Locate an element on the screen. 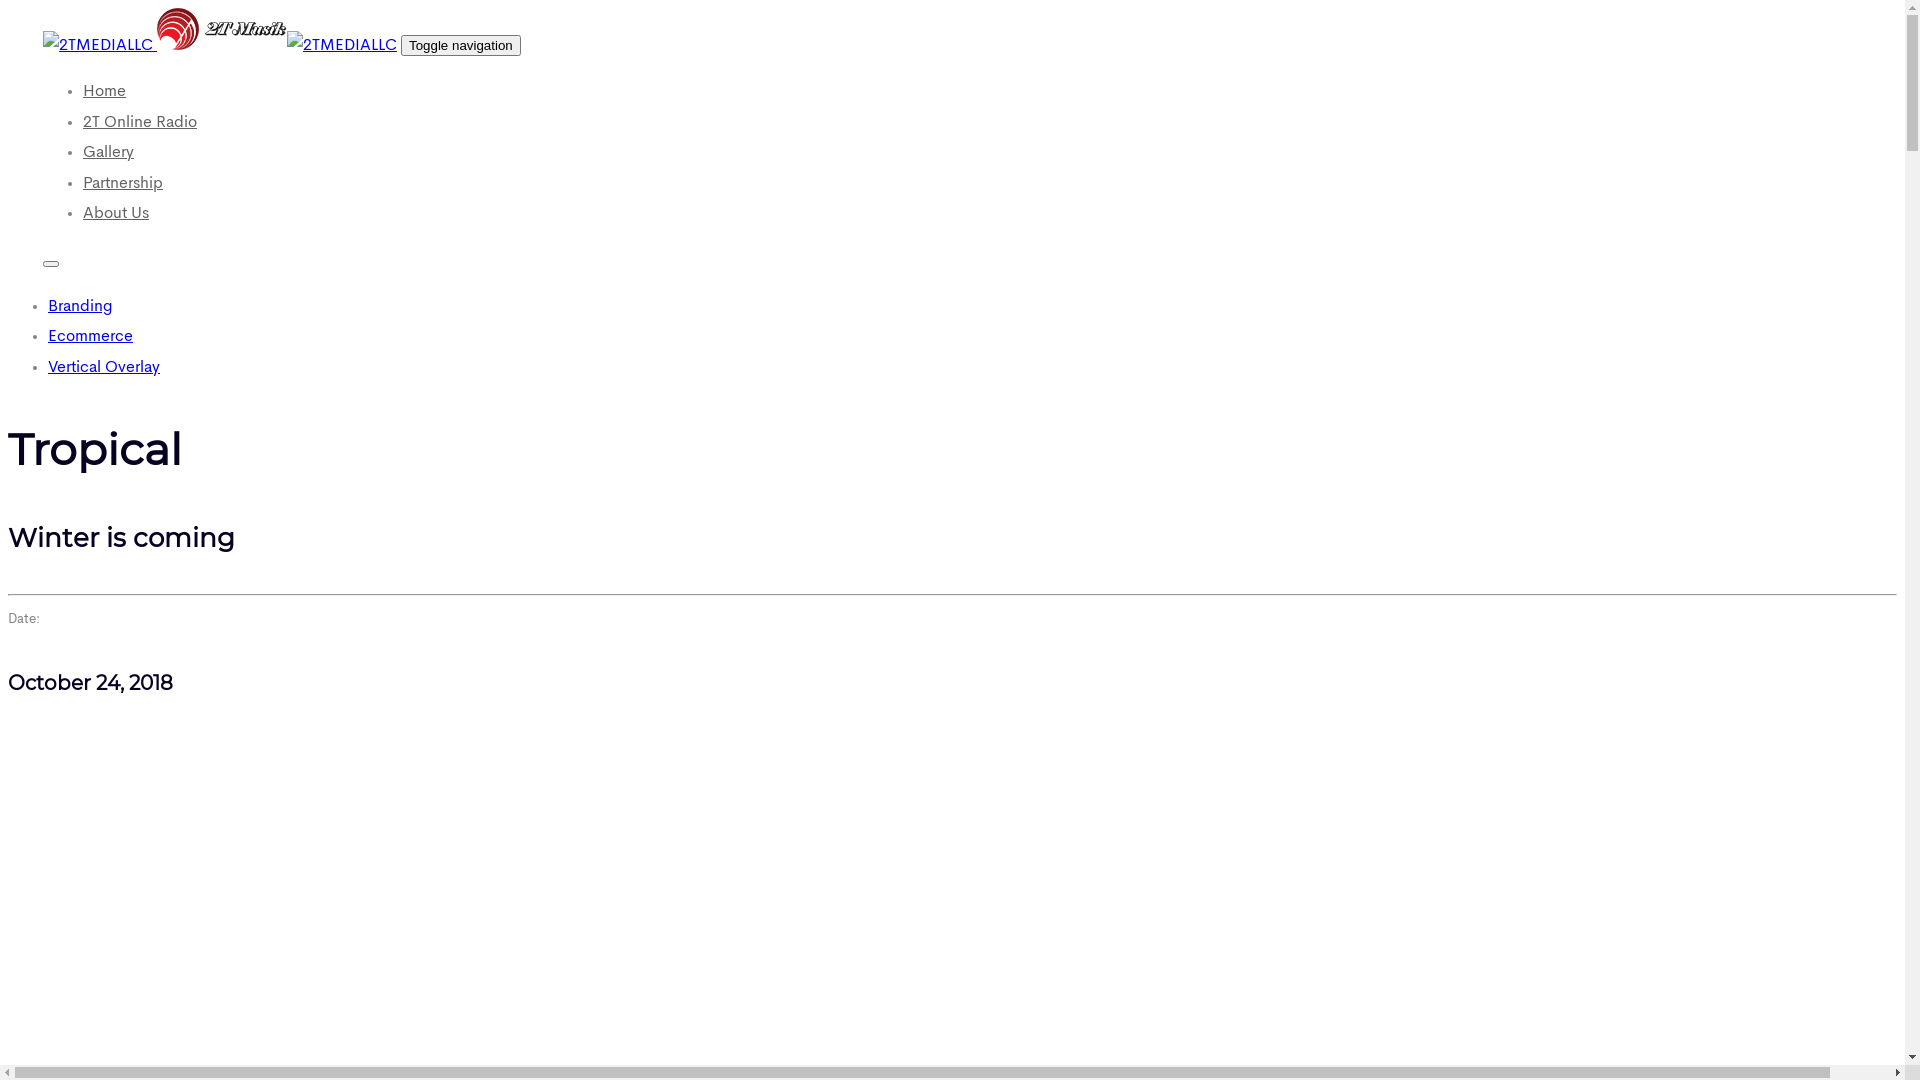  'About Us' is located at coordinates (114, 213).